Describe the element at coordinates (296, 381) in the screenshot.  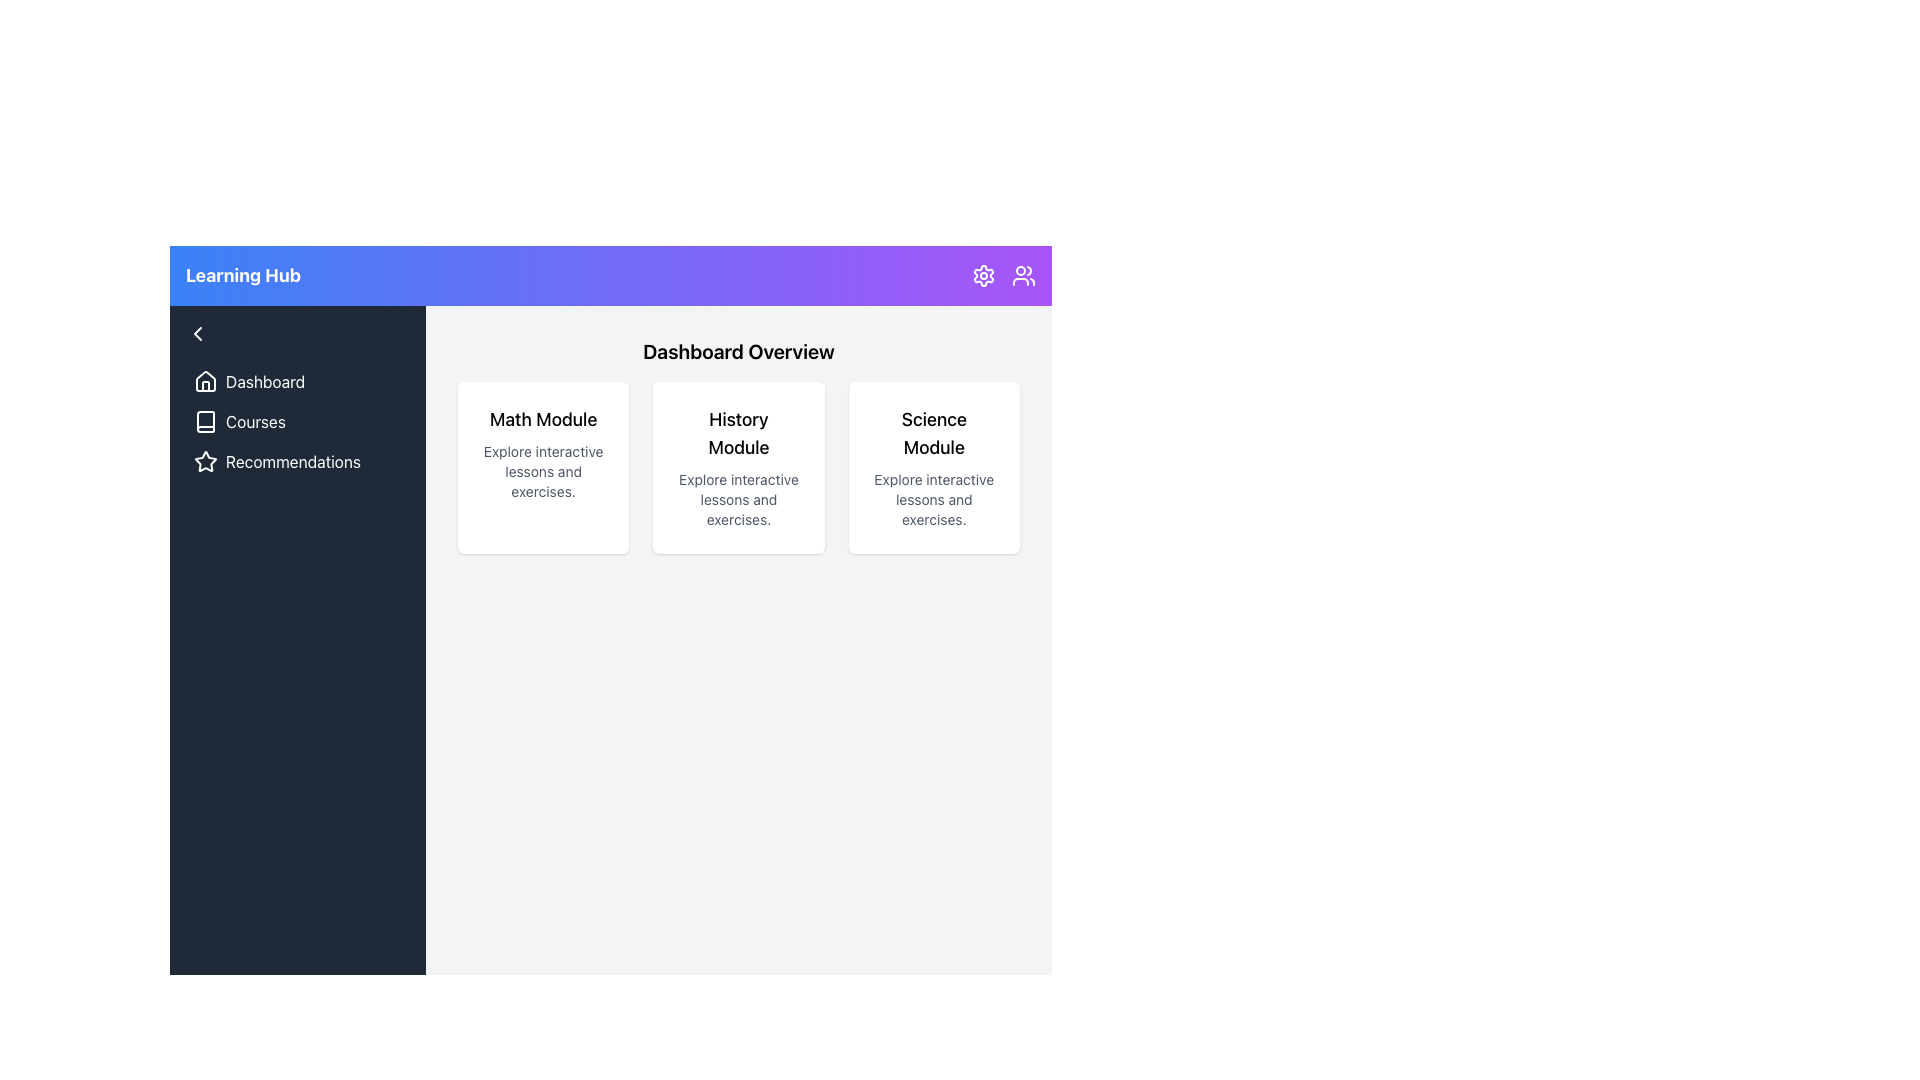
I see `the topmost button in the sidebar that navigates to the dashboard section of the application` at that location.